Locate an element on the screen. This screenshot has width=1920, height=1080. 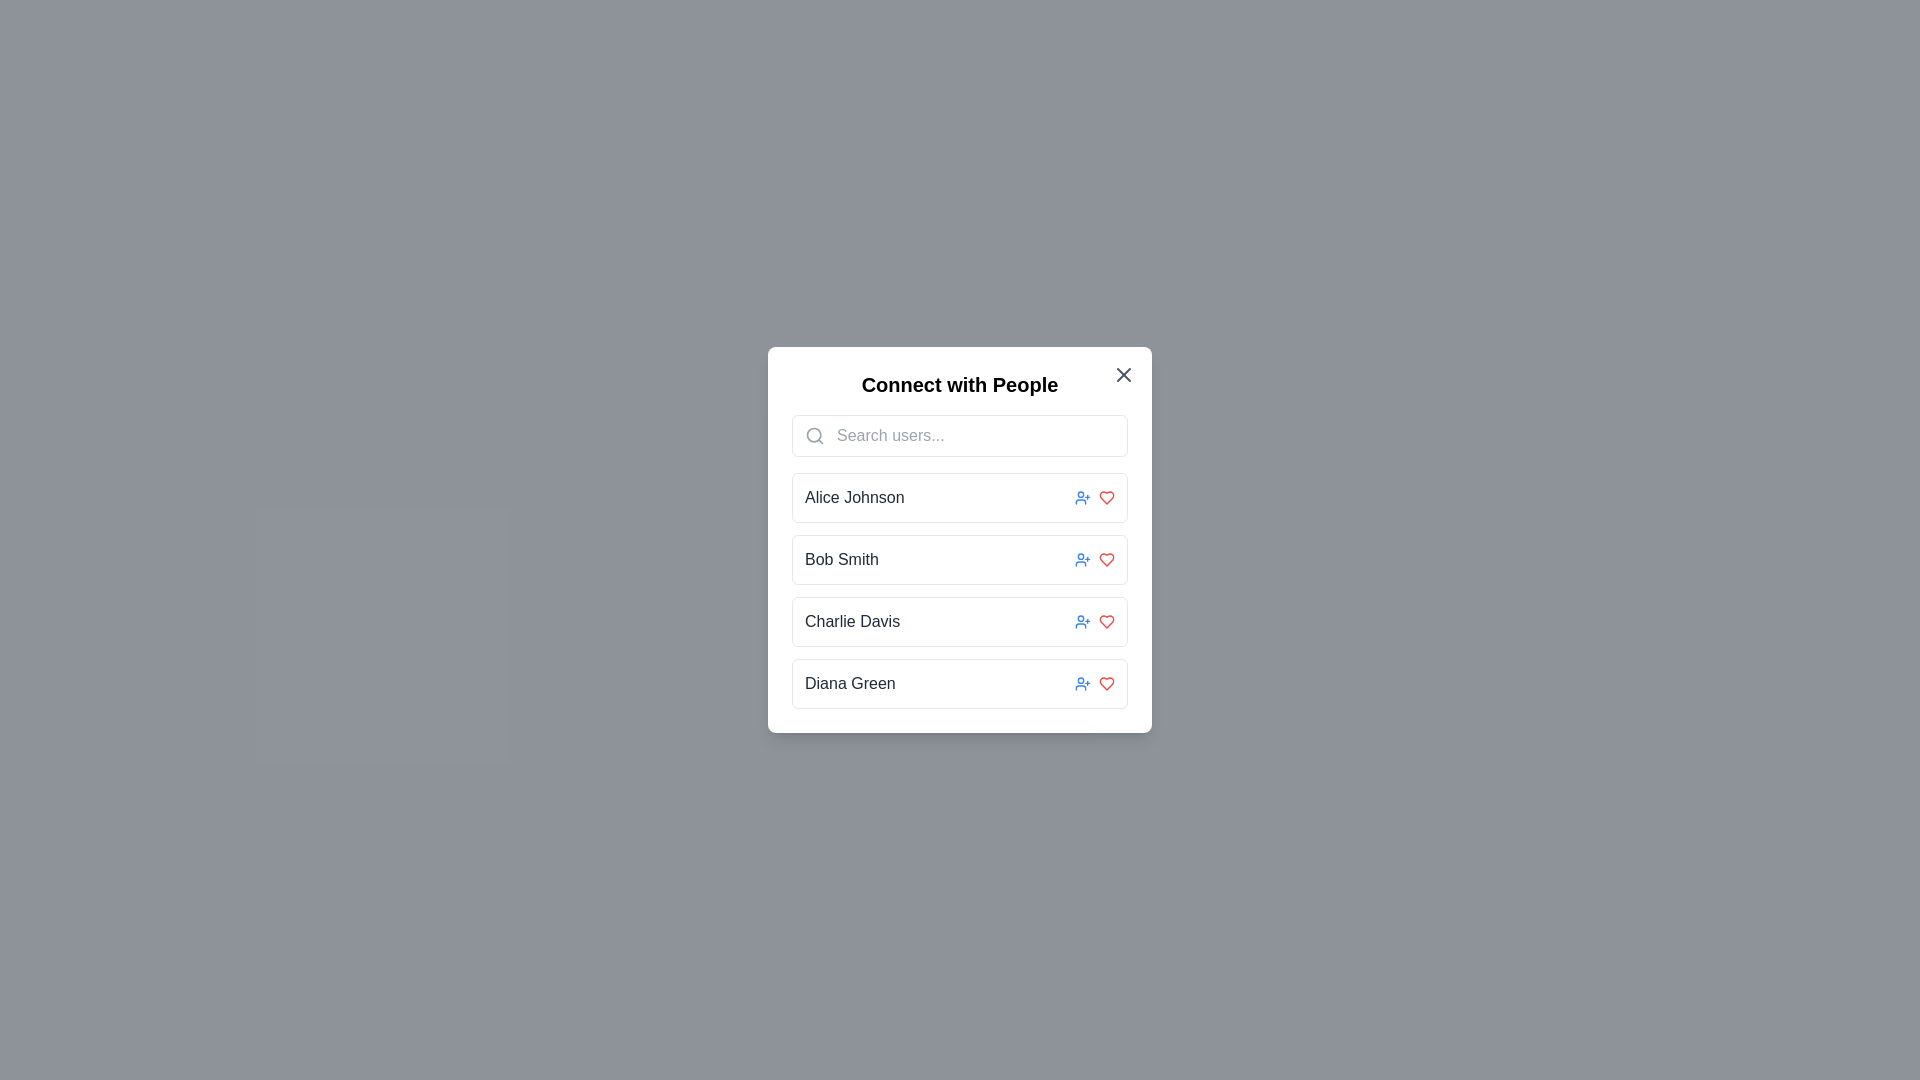
the text label displaying 'Alice Johnson' which is located in the first row of the user entries in the 'Connect with People' modal and is to the left of two action icons is located at coordinates (854, 496).